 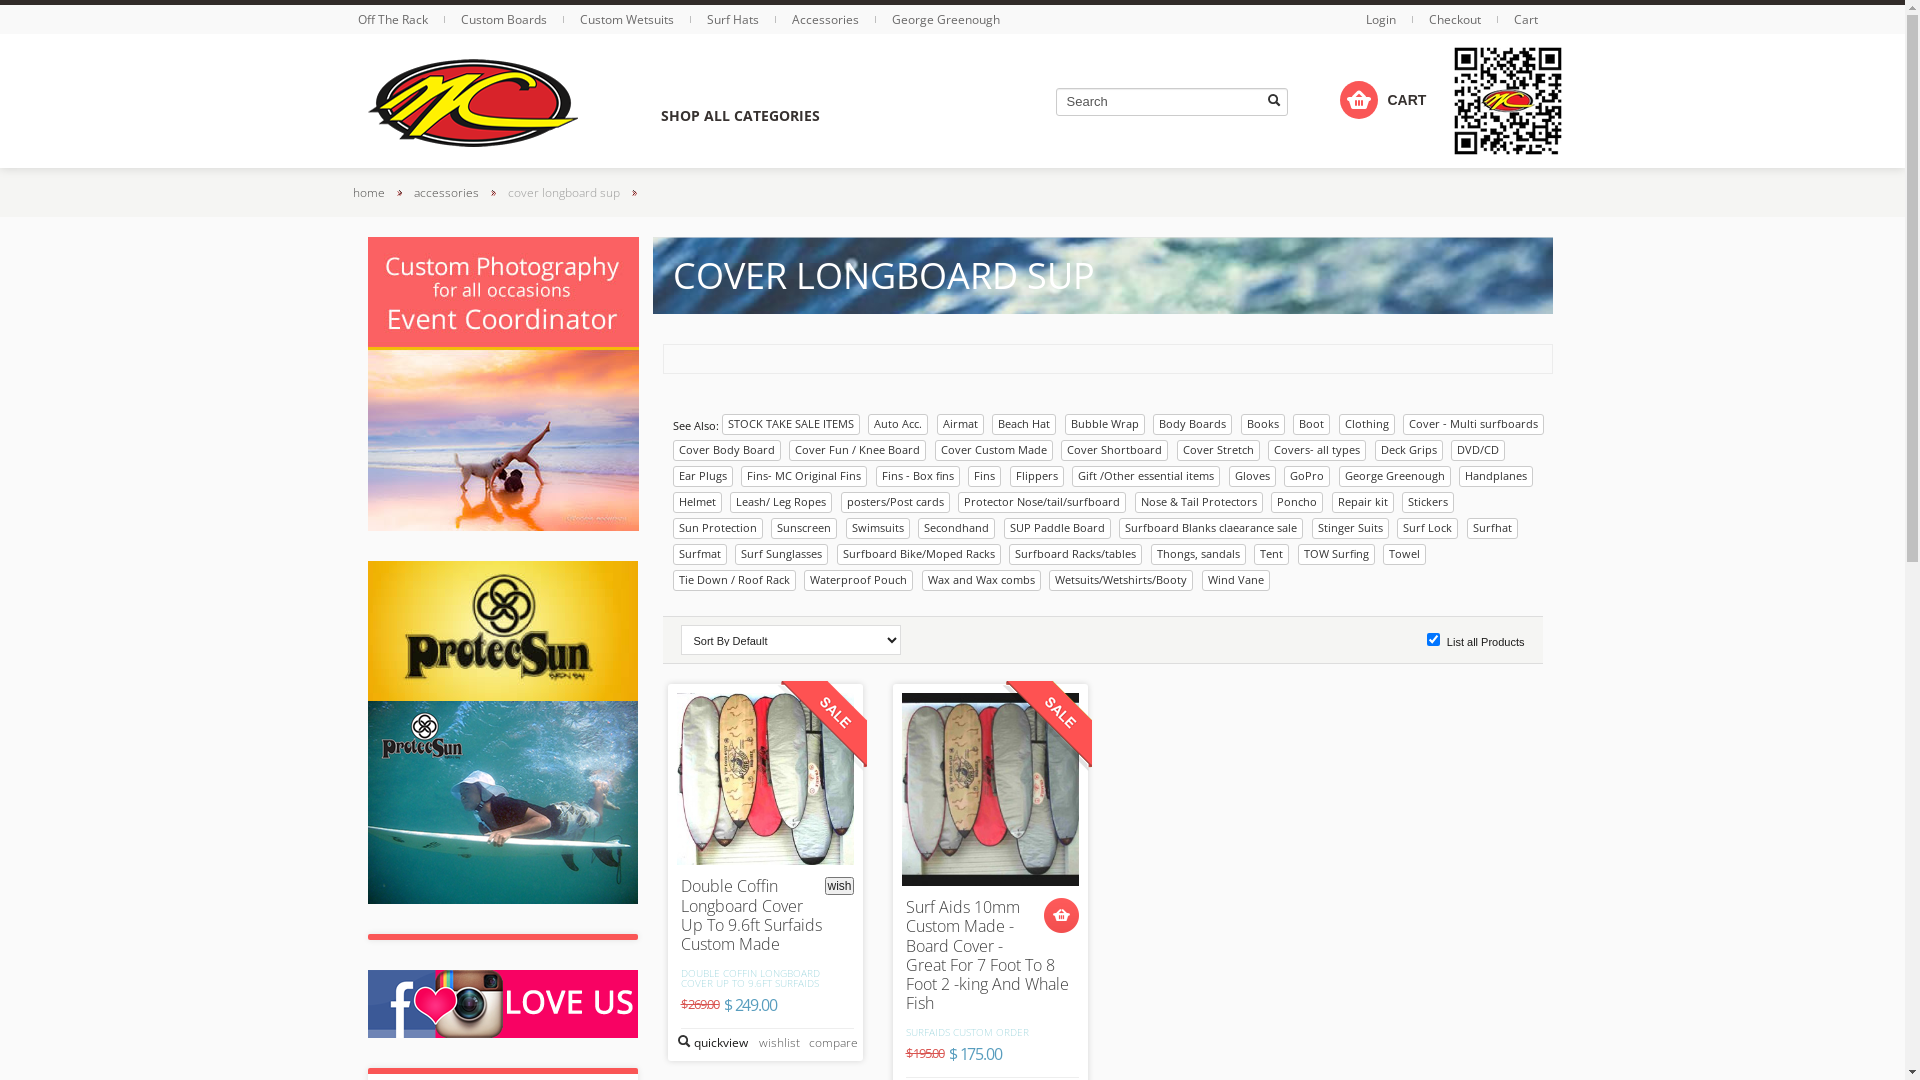 I want to click on 'Accessories', so click(x=826, y=19).